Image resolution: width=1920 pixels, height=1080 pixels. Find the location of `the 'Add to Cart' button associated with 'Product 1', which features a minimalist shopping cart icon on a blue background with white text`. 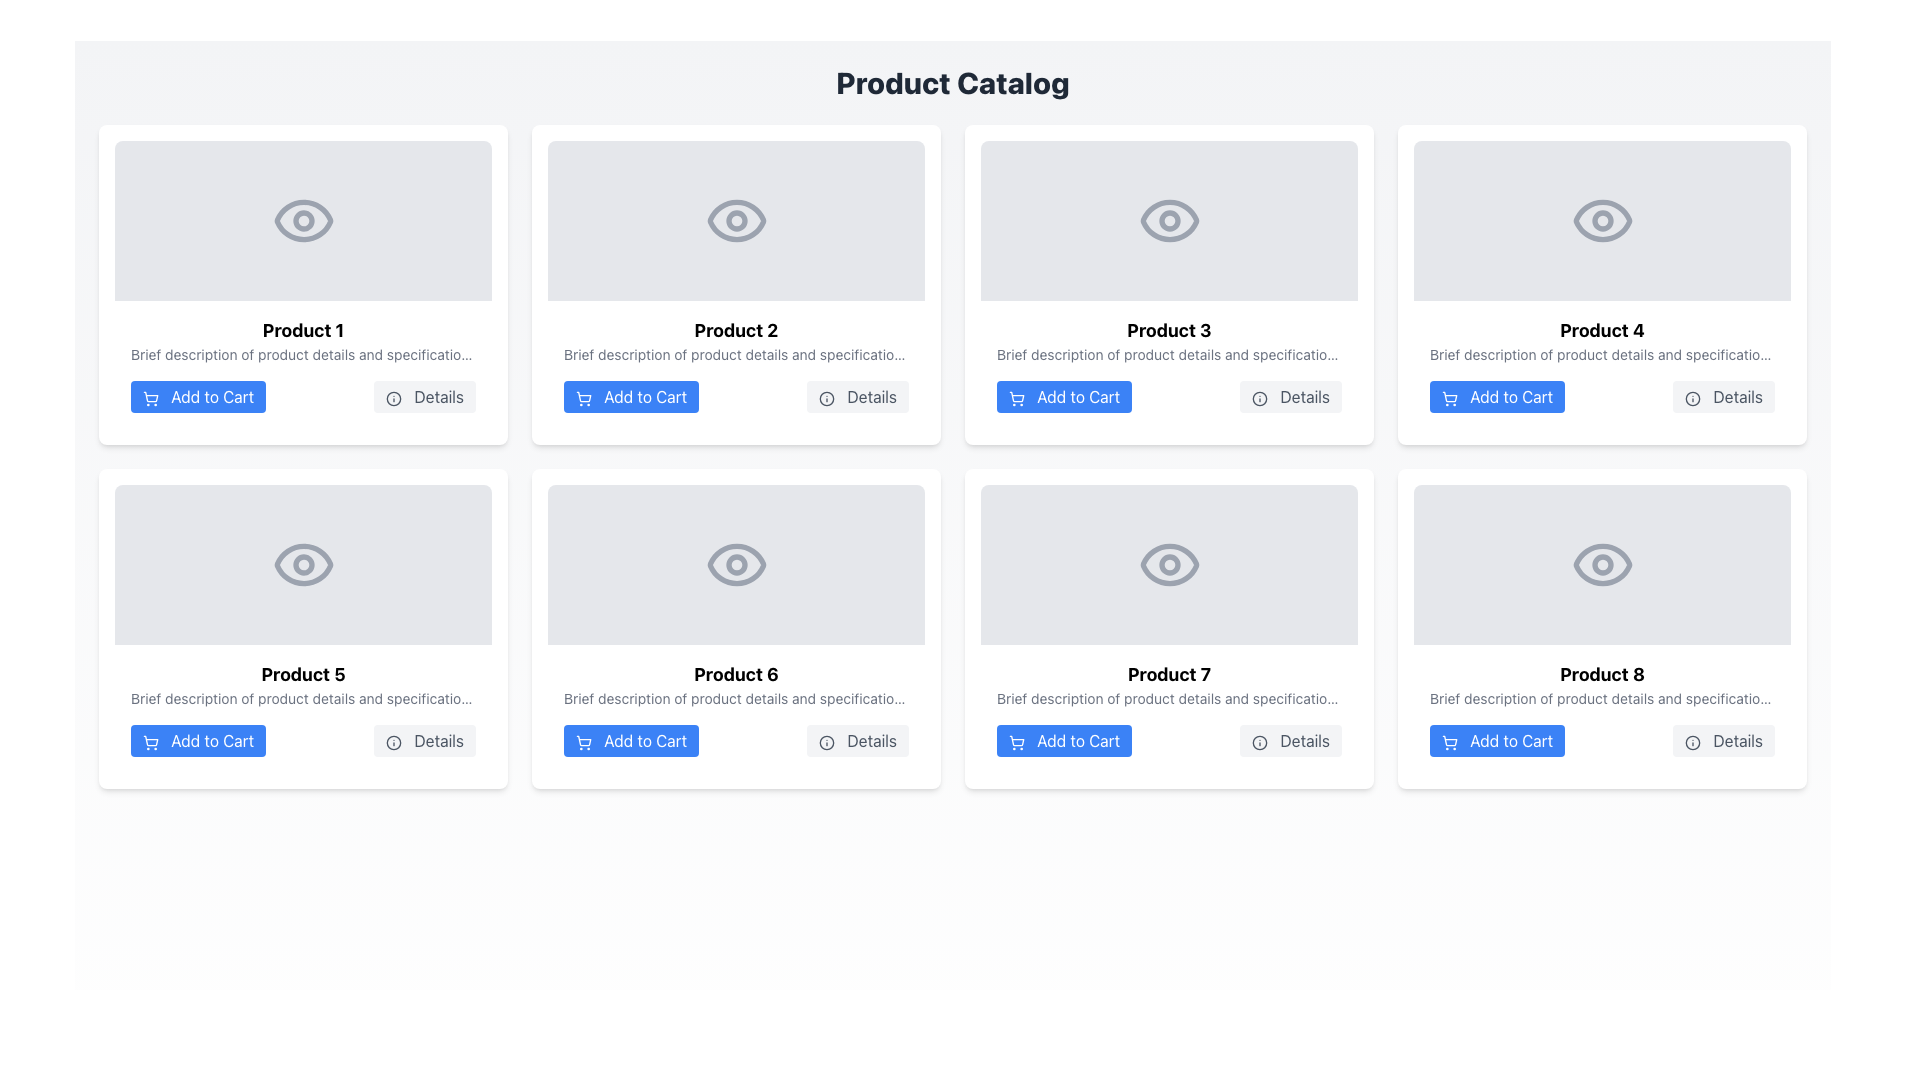

the 'Add to Cart' button associated with 'Product 1', which features a minimalist shopping cart icon on a blue background with white text is located at coordinates (149, 397).